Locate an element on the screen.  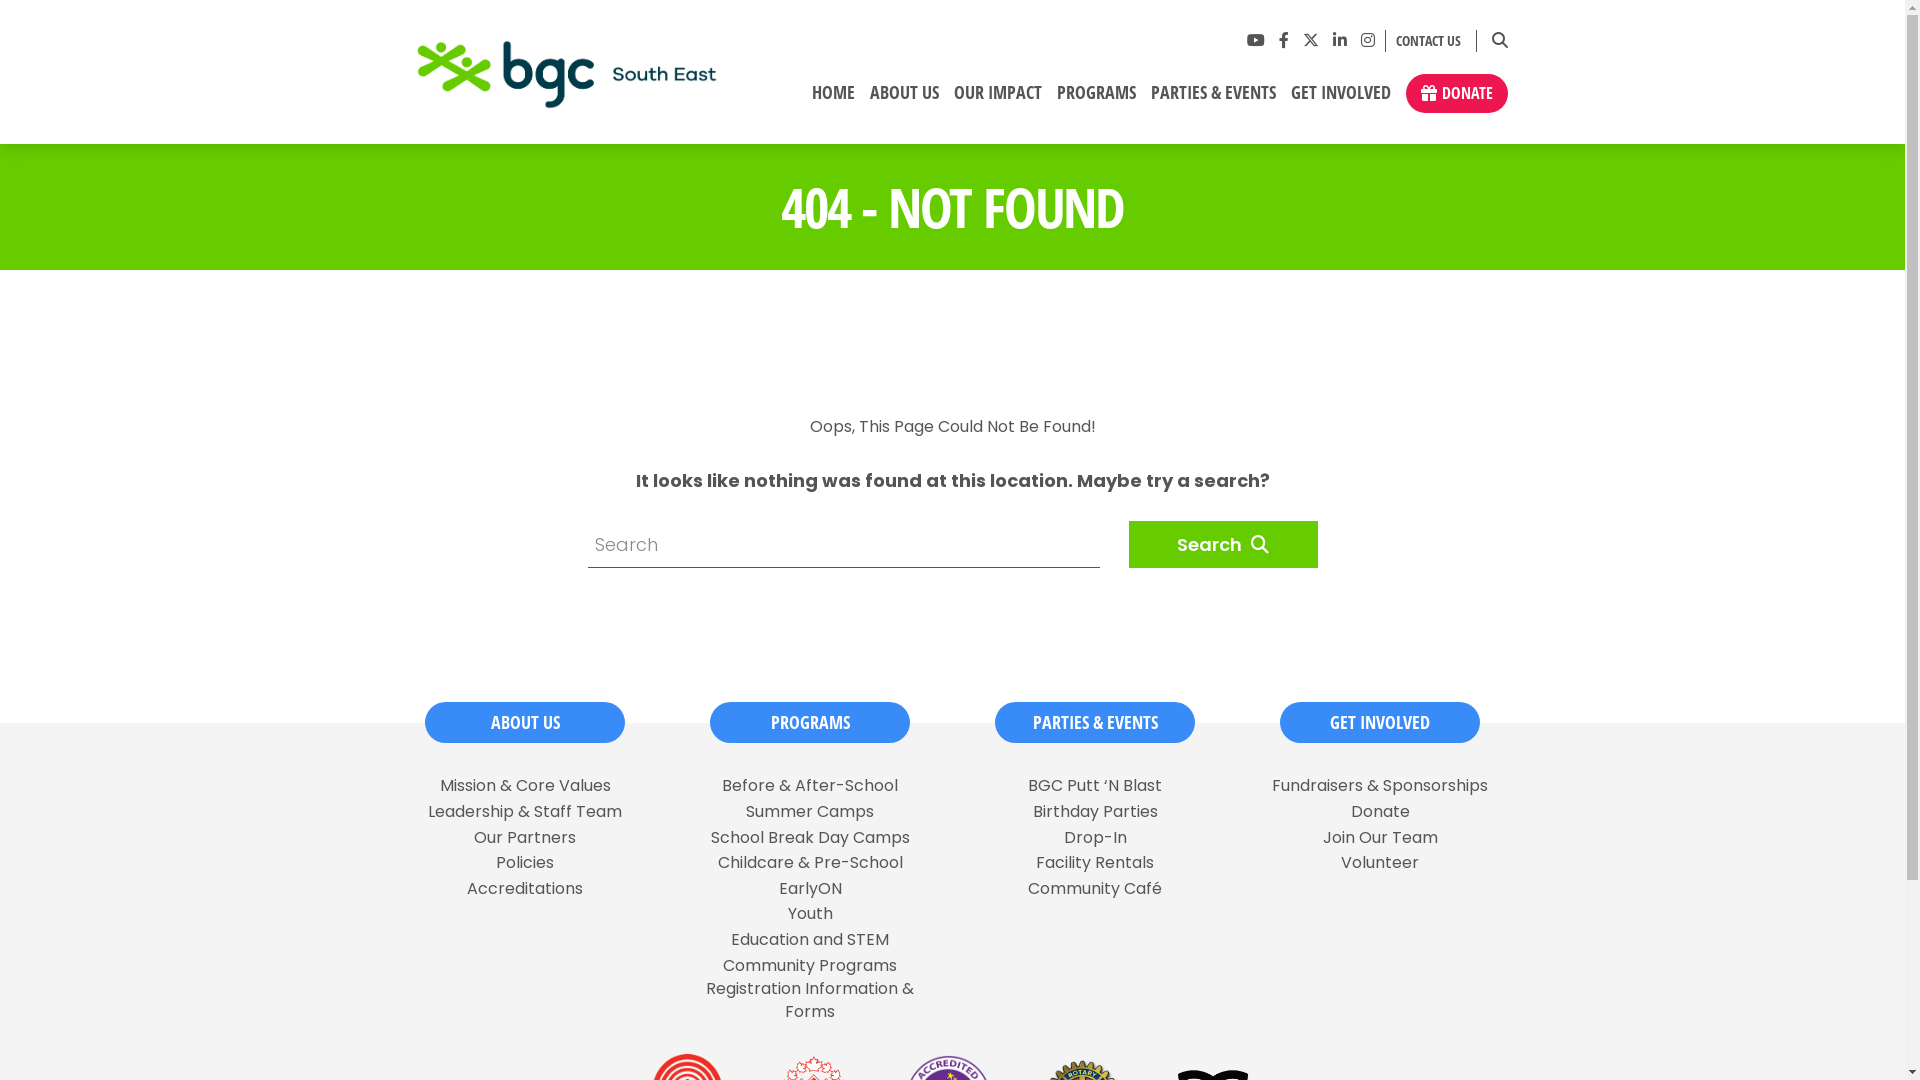
'Mission & Core Values' is located at coordinates (525, 785).